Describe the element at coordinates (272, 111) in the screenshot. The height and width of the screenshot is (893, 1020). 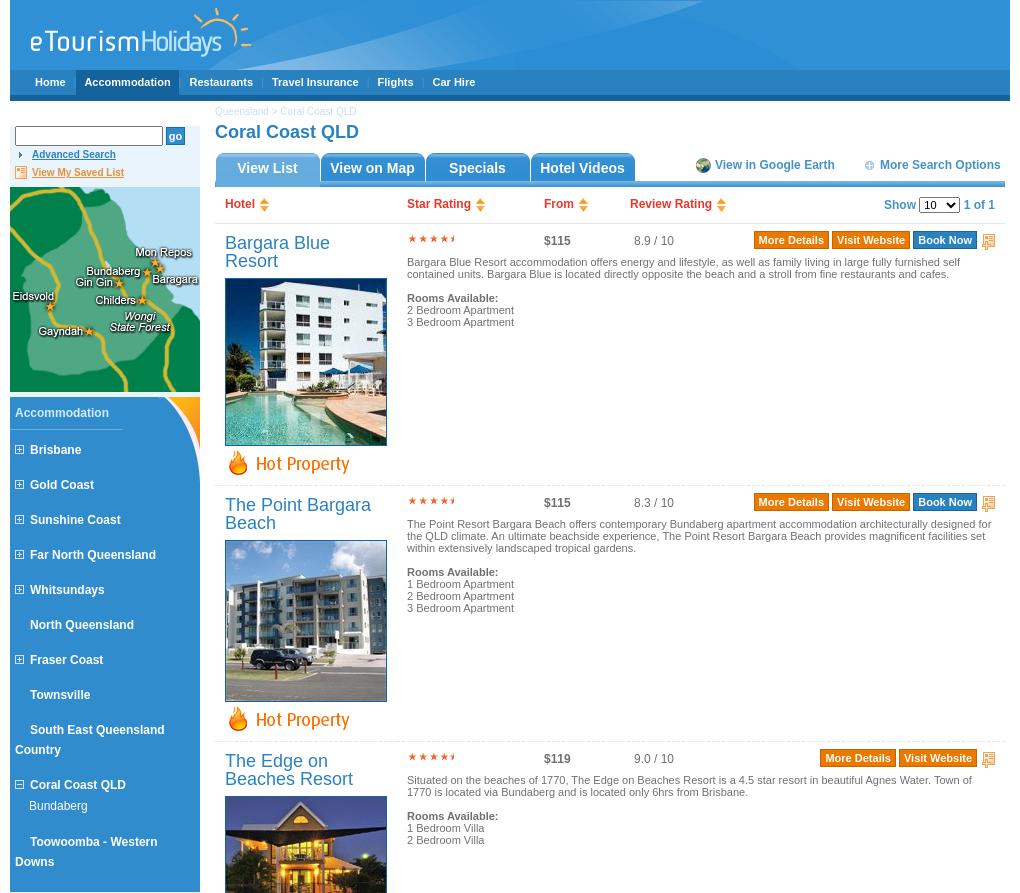
I see `'>'` at that location.